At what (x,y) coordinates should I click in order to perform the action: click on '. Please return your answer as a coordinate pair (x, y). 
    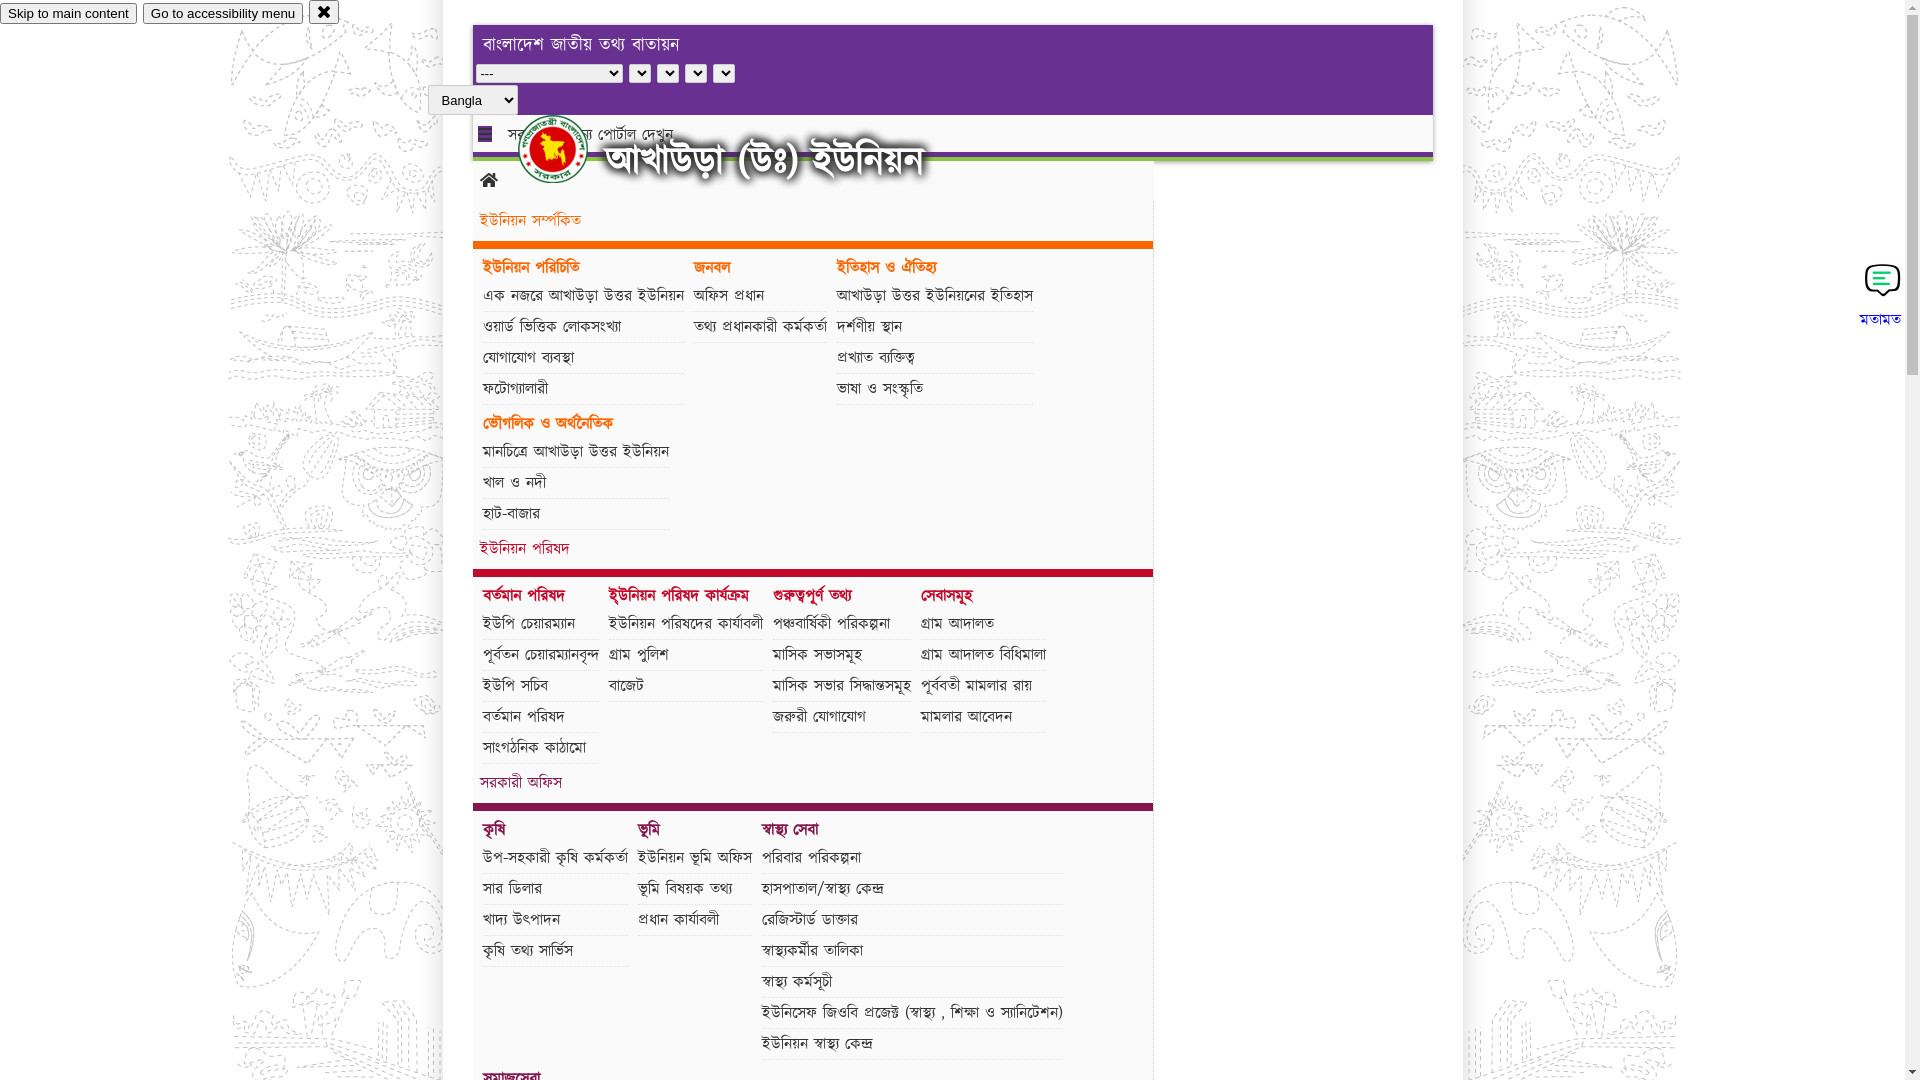
    Looking at the image, I should click on (569, 148).